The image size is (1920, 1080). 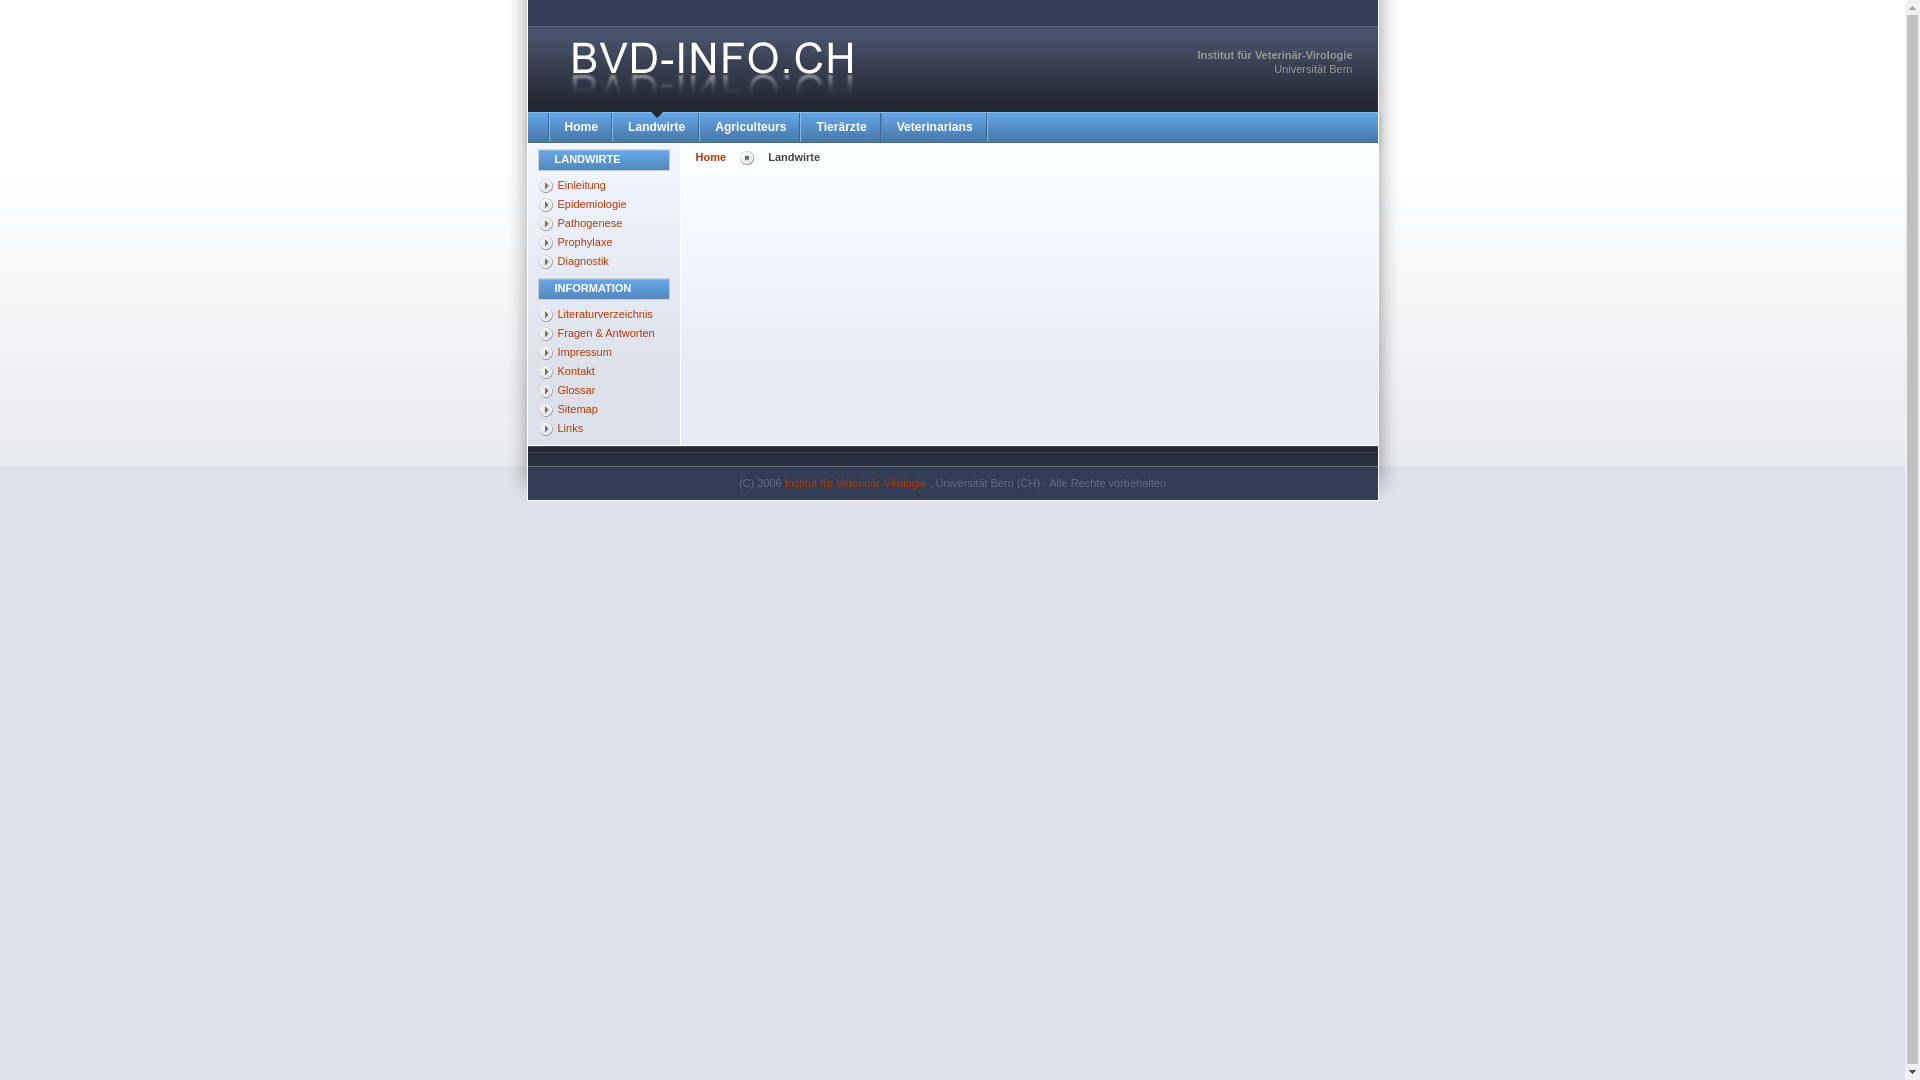 What do you see at coordinates (537, 261) in the screenshot?
I see `'Diagnostik'` at bounding box center [537, 261].